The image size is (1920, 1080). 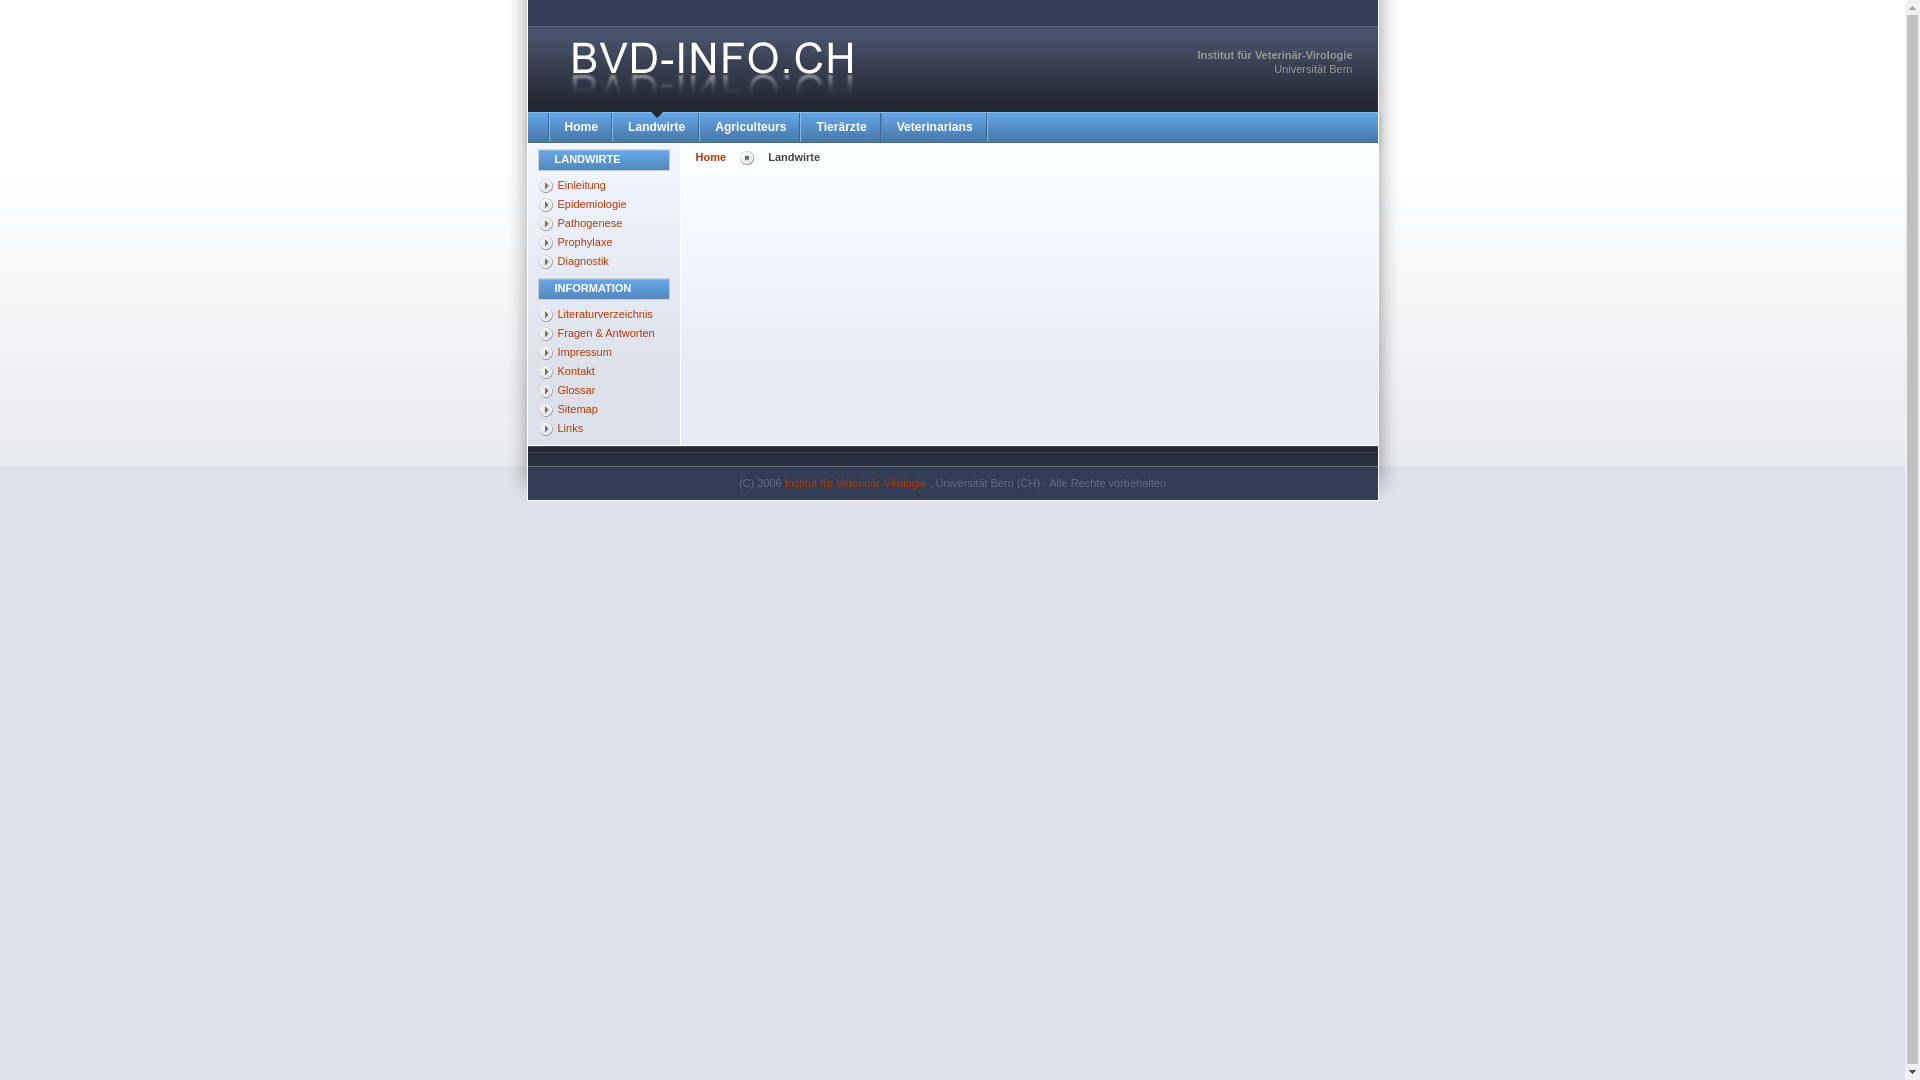 What do you see at coordinates (537, 261) in the screenshot?
I see `'Diagnostik'` at bounding box center [537, 261].